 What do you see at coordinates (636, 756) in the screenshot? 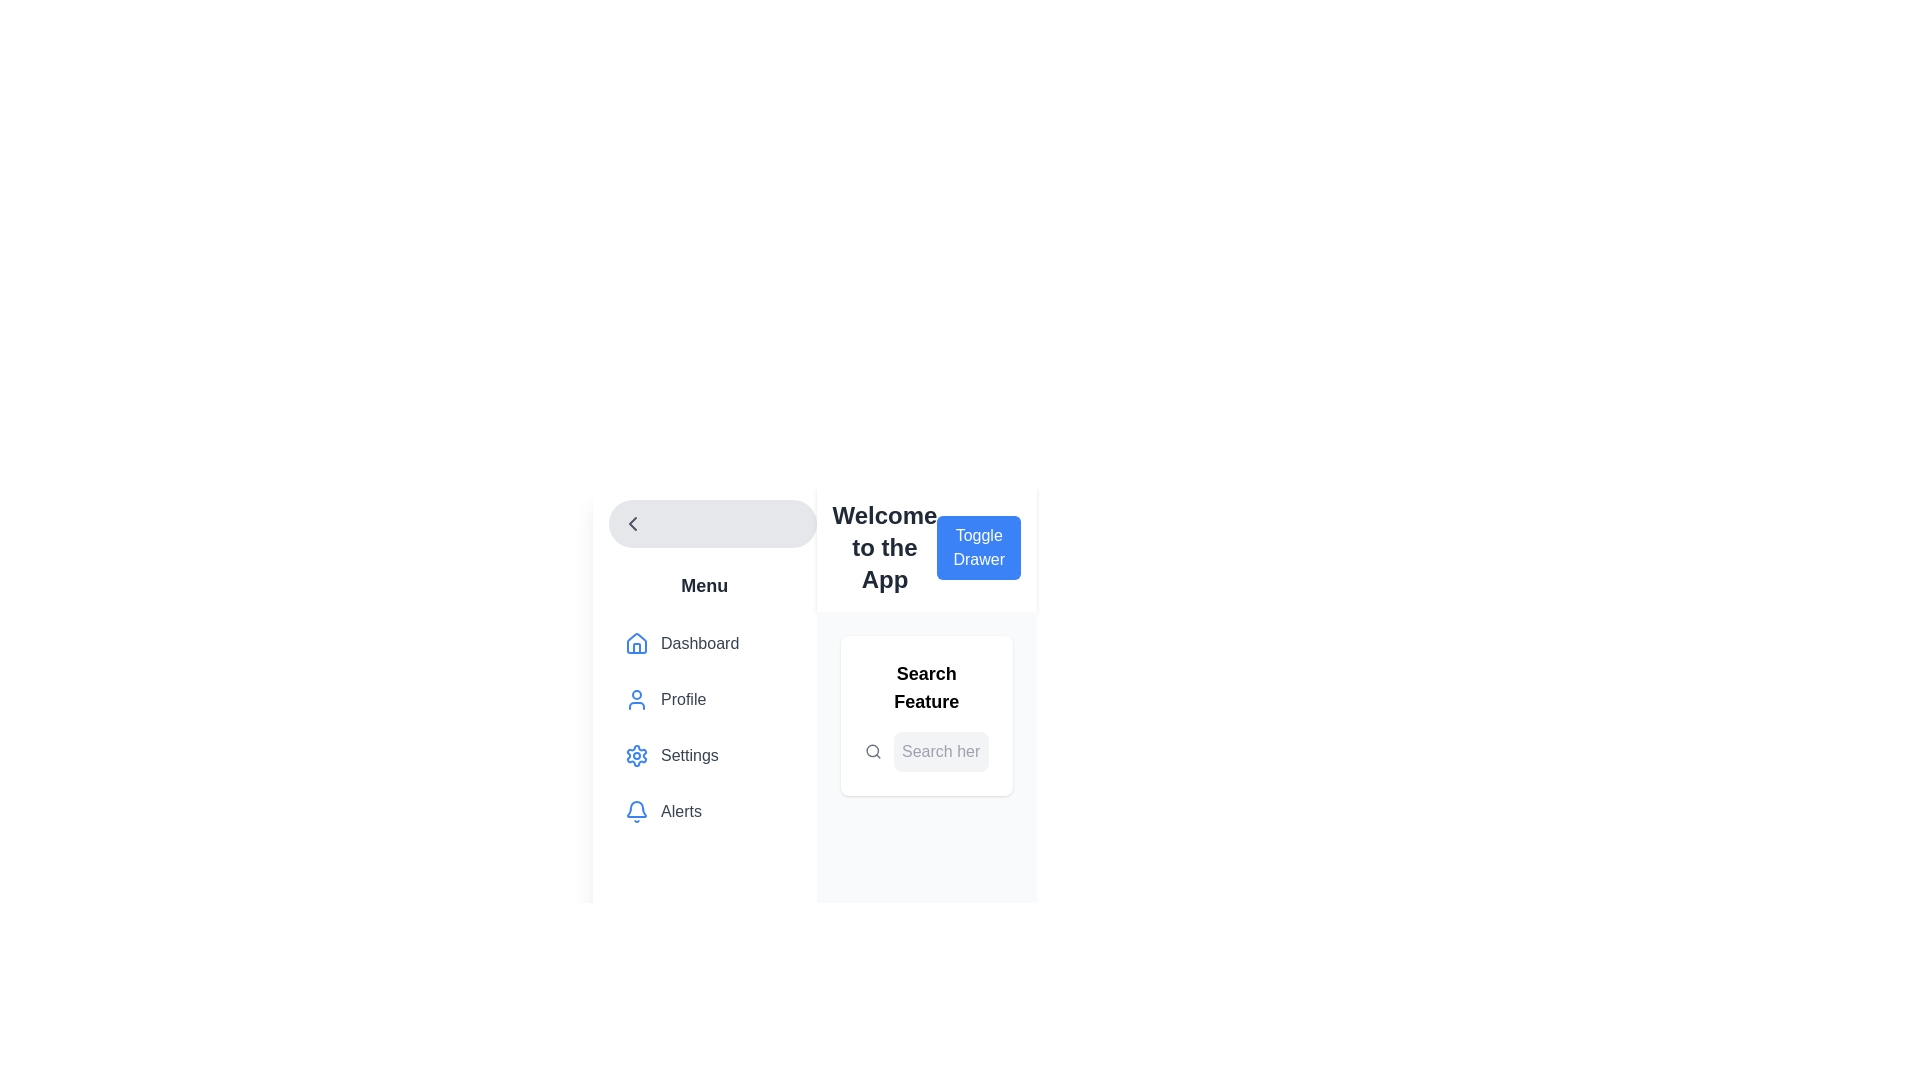
I see `the gear/cogwheel icon in the settings menu` at bounding box center [636, 756].